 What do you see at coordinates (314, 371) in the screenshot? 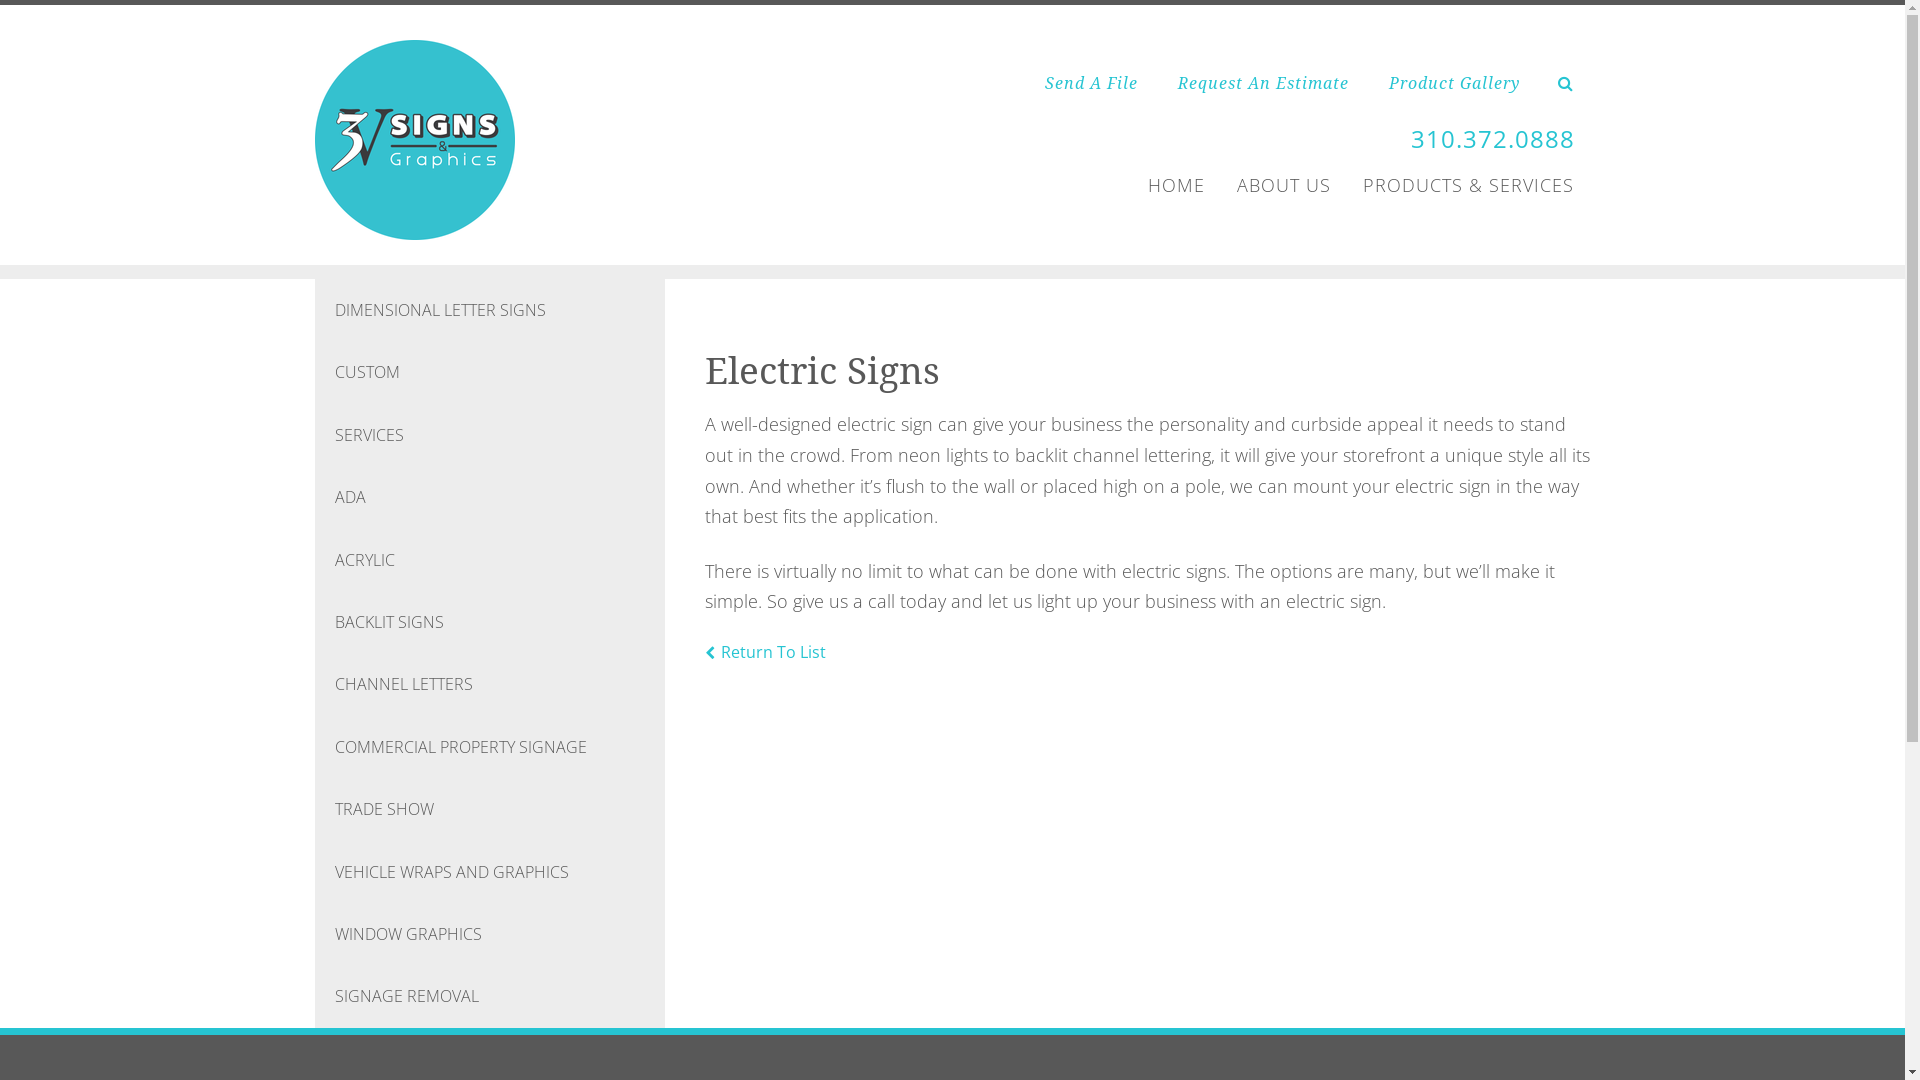
I see `'CUSTOM'` at bounding box center [314, 371].